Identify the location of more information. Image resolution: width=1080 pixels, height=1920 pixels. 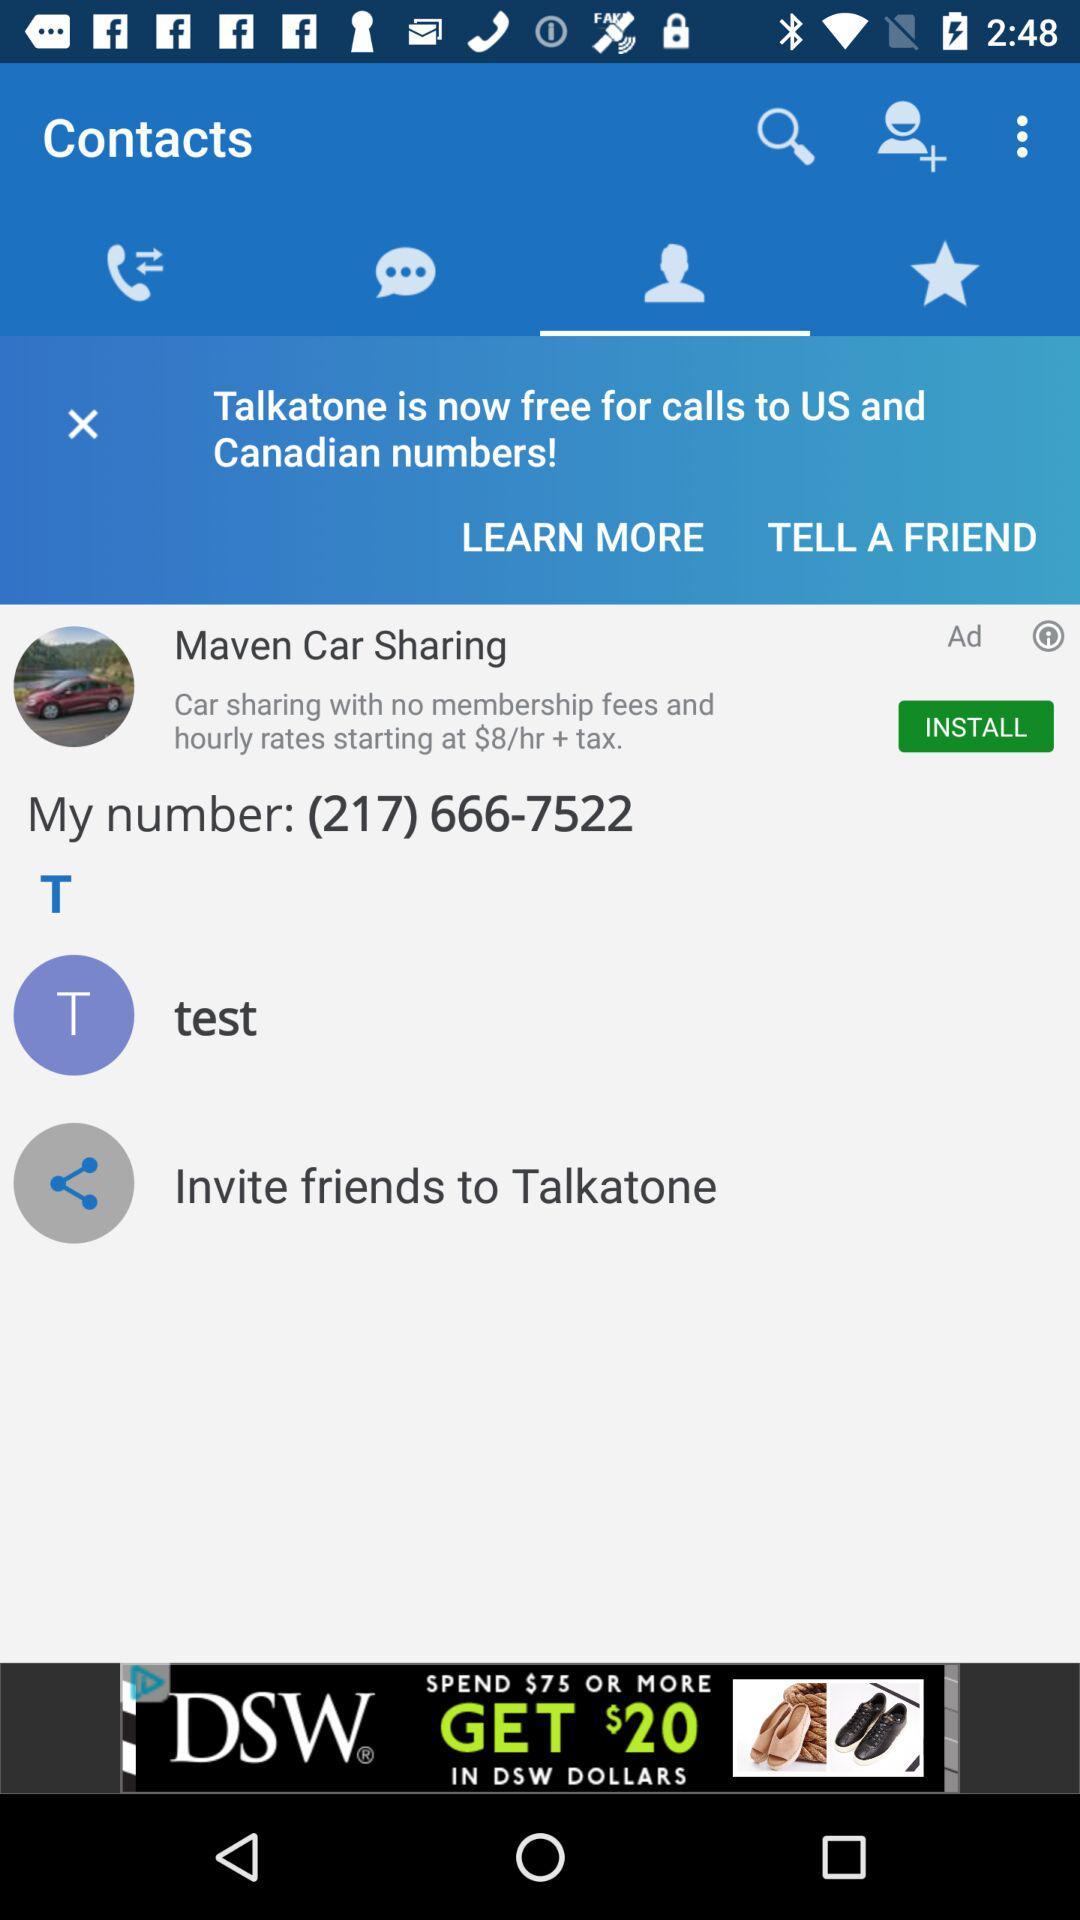
(1047, 634).